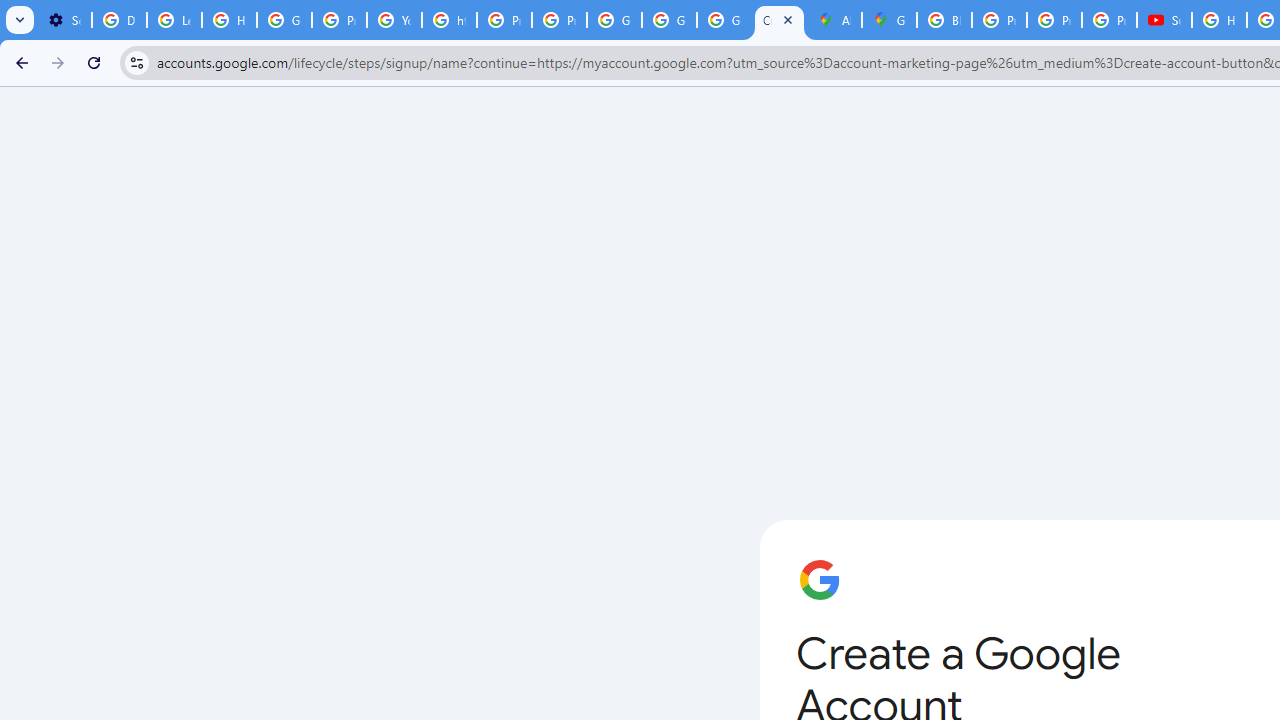 The width and height of the screenshot is (1280, 720). Describe the element at coordinates (174, 20) in the screenshot. I see `'Learn how to find your photos - Google Photos Help'` at that location.